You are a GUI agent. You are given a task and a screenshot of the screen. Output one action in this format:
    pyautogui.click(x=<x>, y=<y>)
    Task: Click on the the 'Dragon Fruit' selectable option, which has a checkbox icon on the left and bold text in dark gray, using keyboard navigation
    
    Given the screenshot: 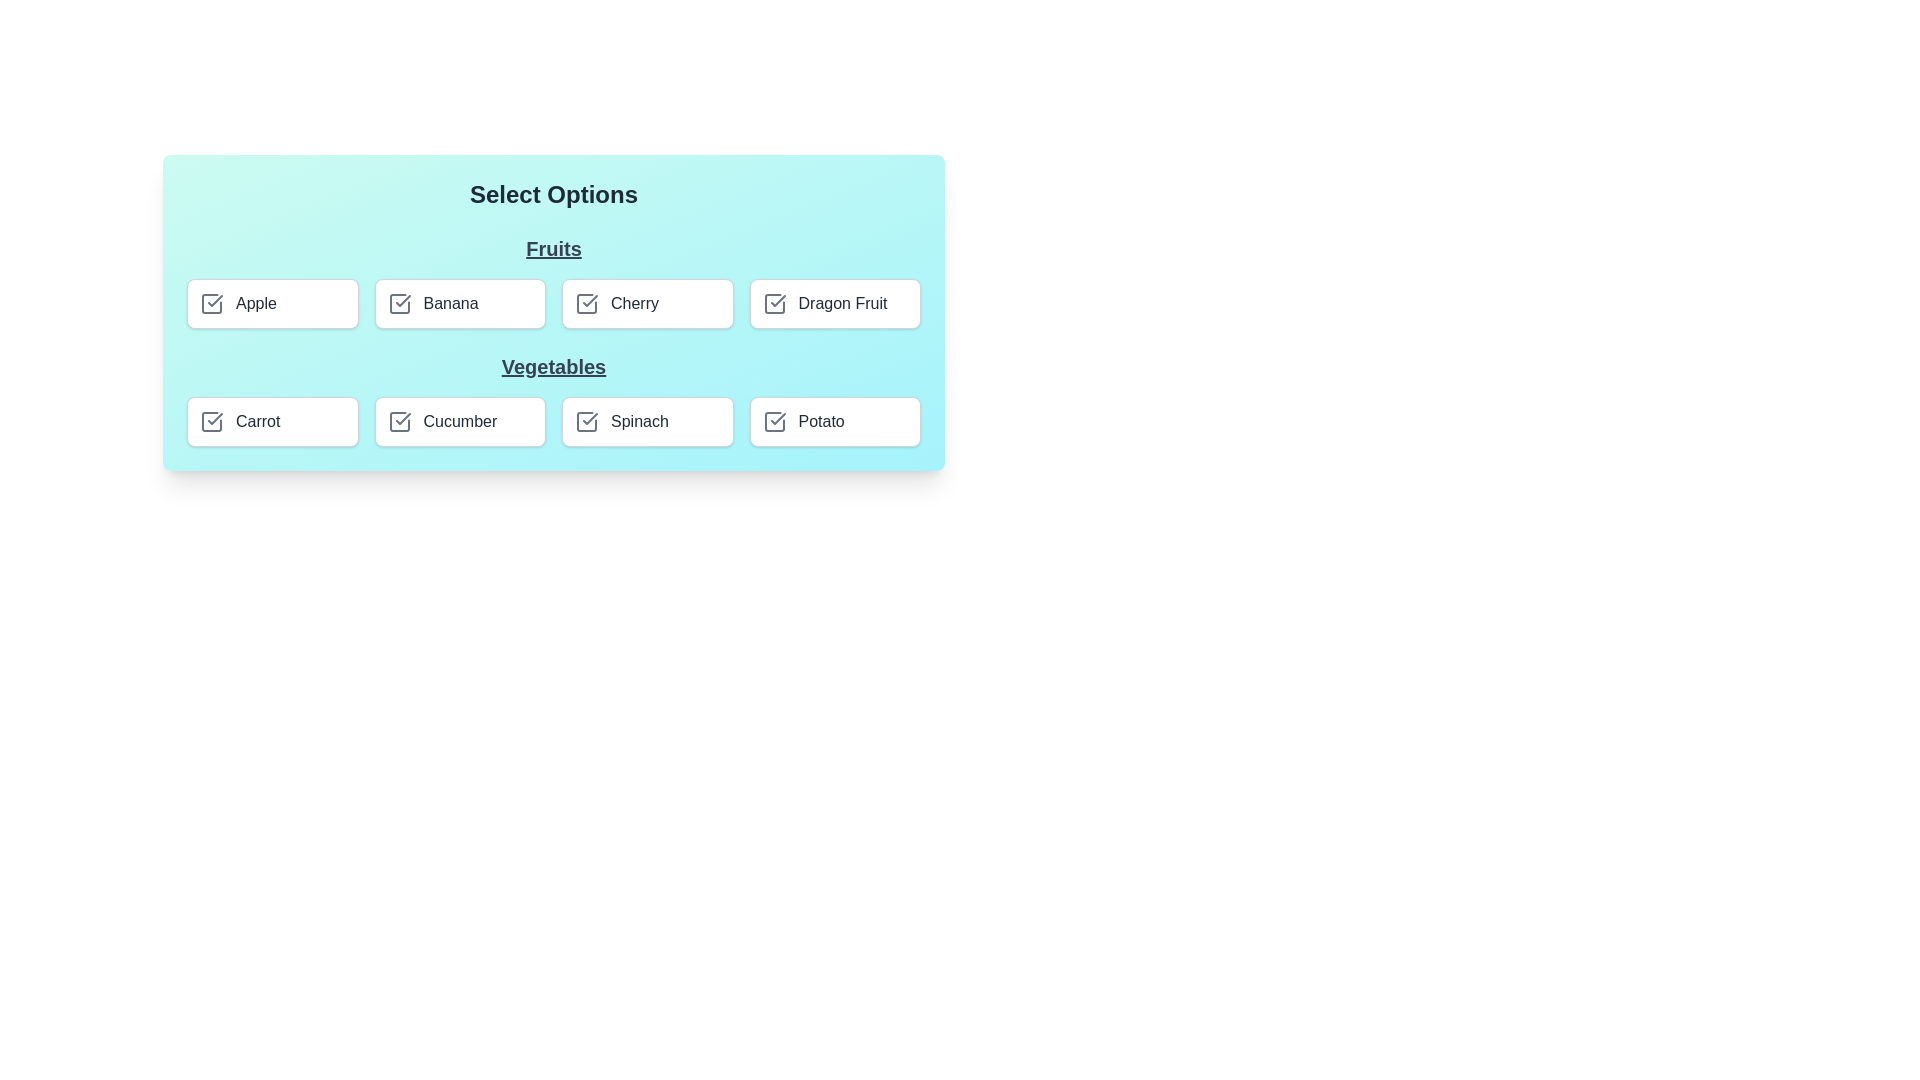 What is the action you would take?
    pyautogui.click(x=835, y=304)
    